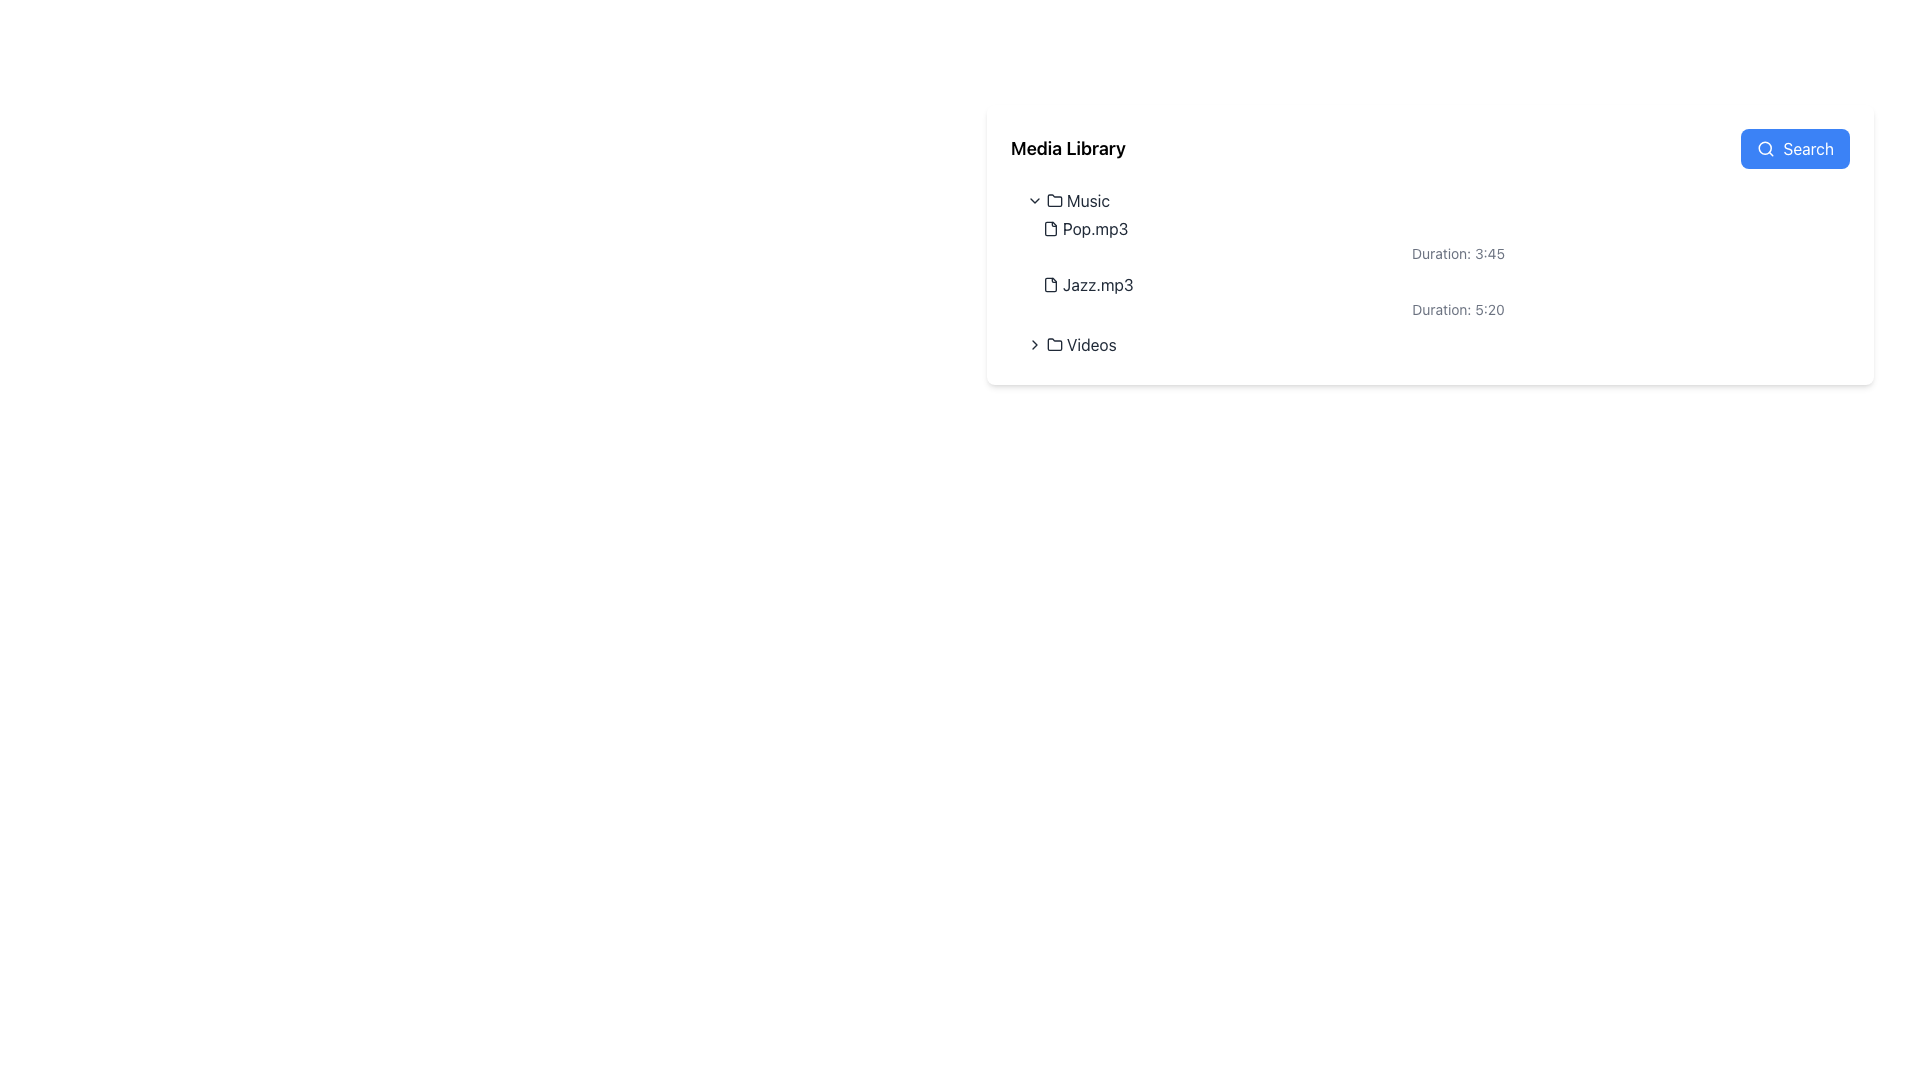 Image resolution: width=1920 pixels, height=1080 pixels. I want to click on the file icon representing 'Jazz.mp3', so click(1050, 285).